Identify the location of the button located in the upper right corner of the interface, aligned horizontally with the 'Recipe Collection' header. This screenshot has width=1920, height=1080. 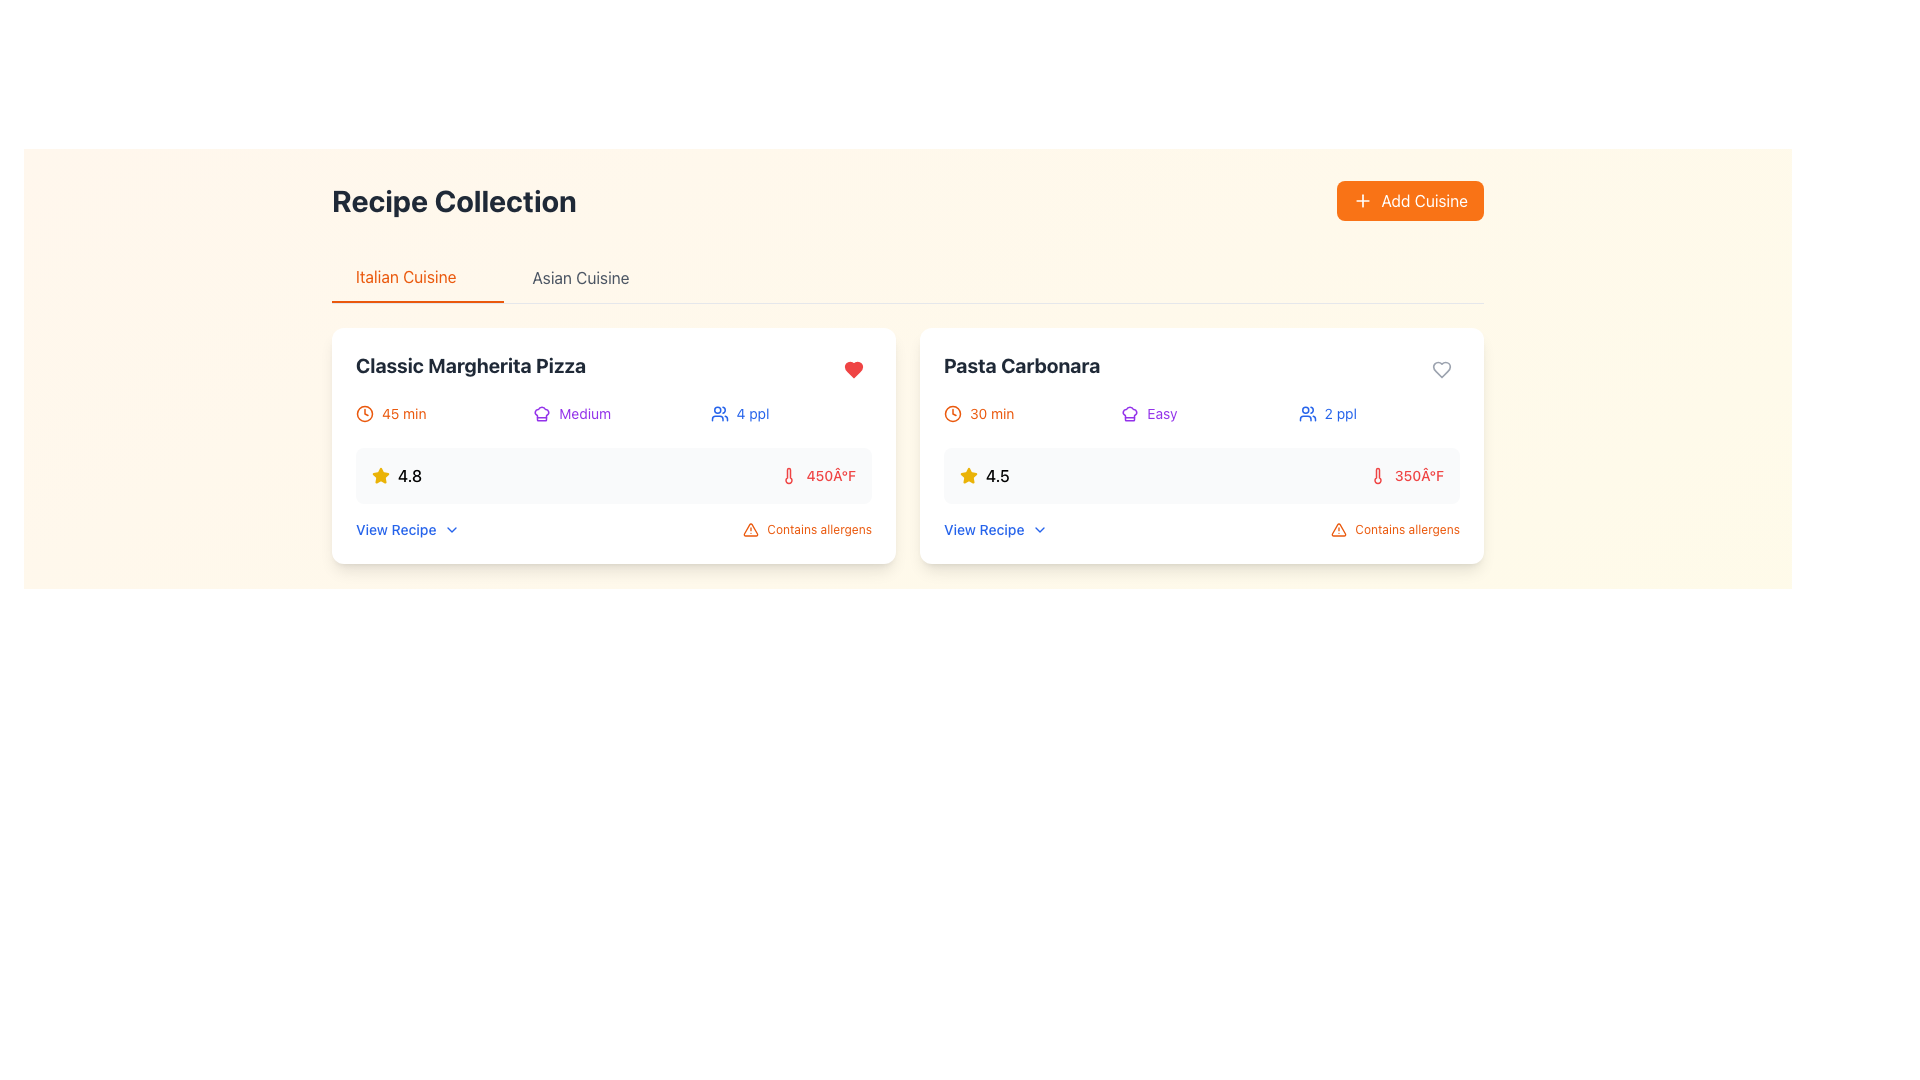
(1409, 200).